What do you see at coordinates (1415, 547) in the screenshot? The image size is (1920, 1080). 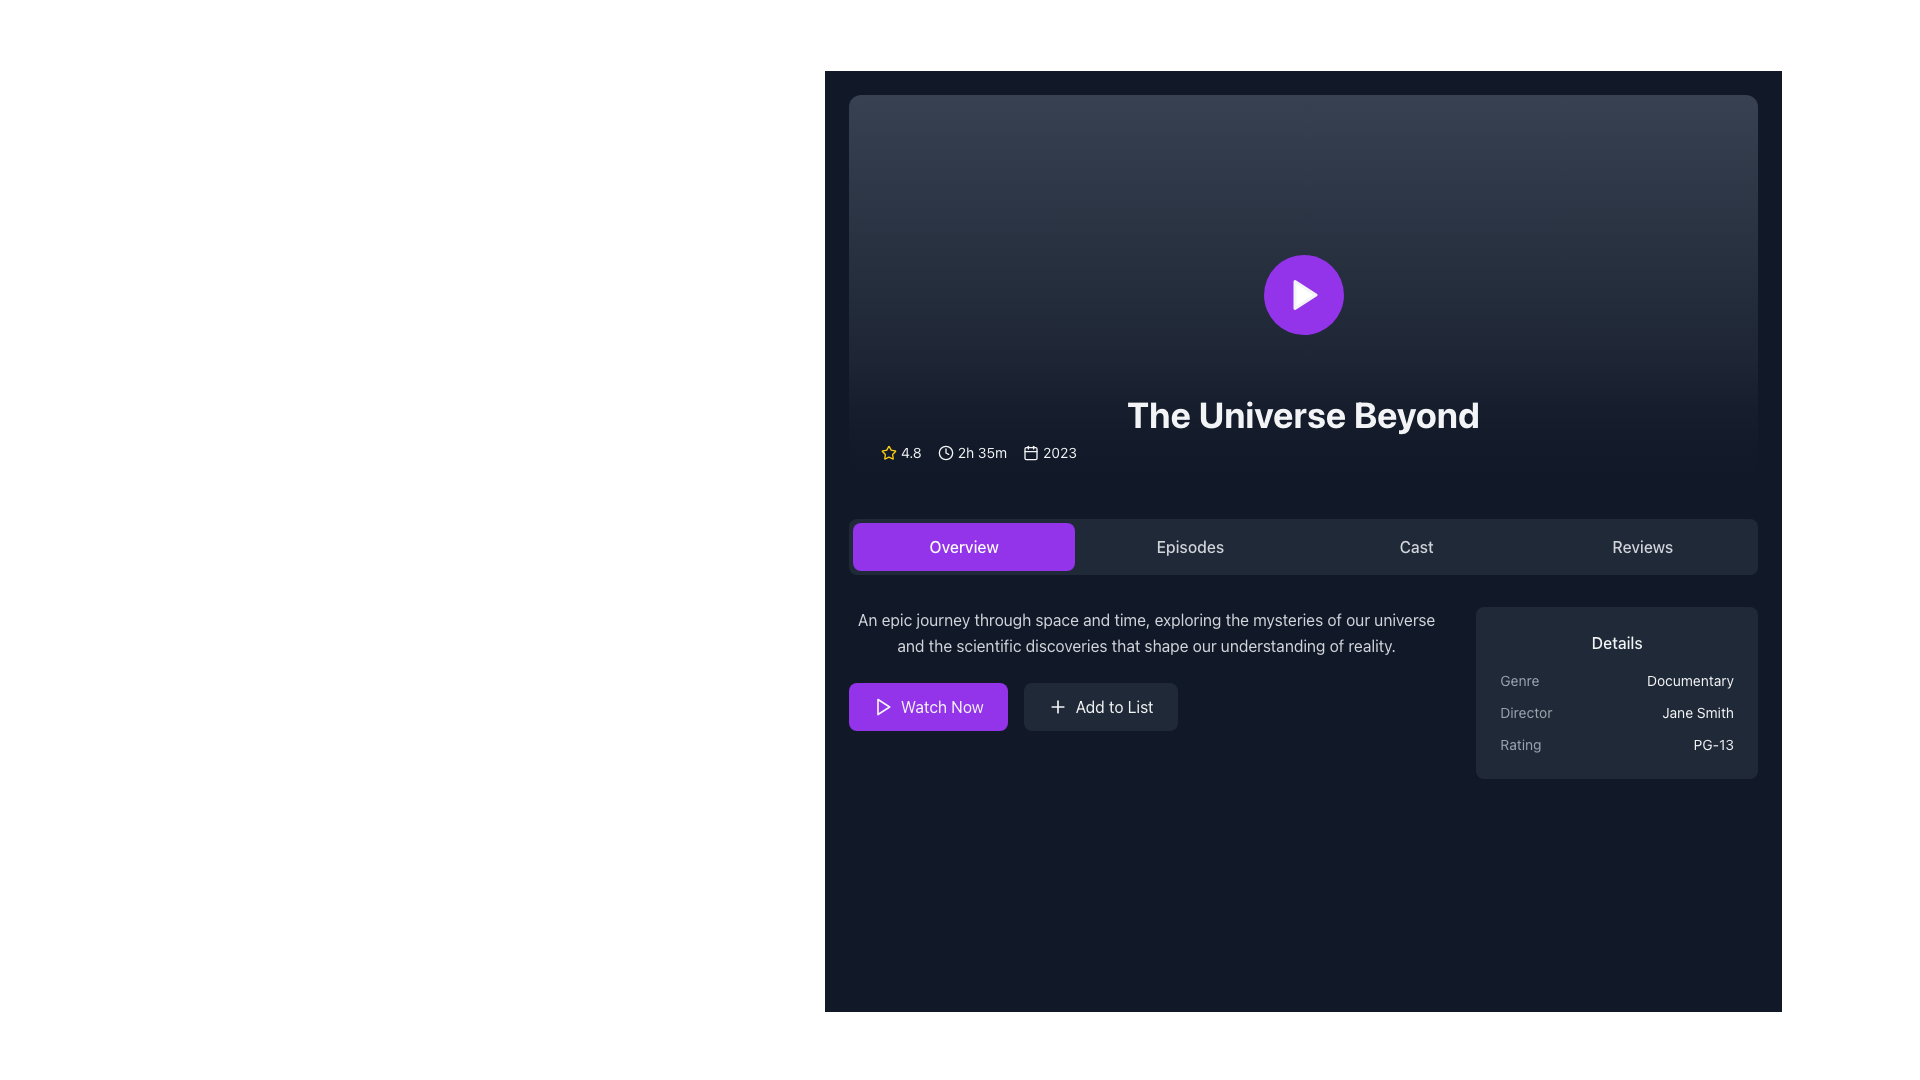 I see `the 'Cast' button, which is the third button in a series of four, styled with a dark gray background and light gray text, located below the title 'The Universe Beyond'` at bounding box center [1415, 547].